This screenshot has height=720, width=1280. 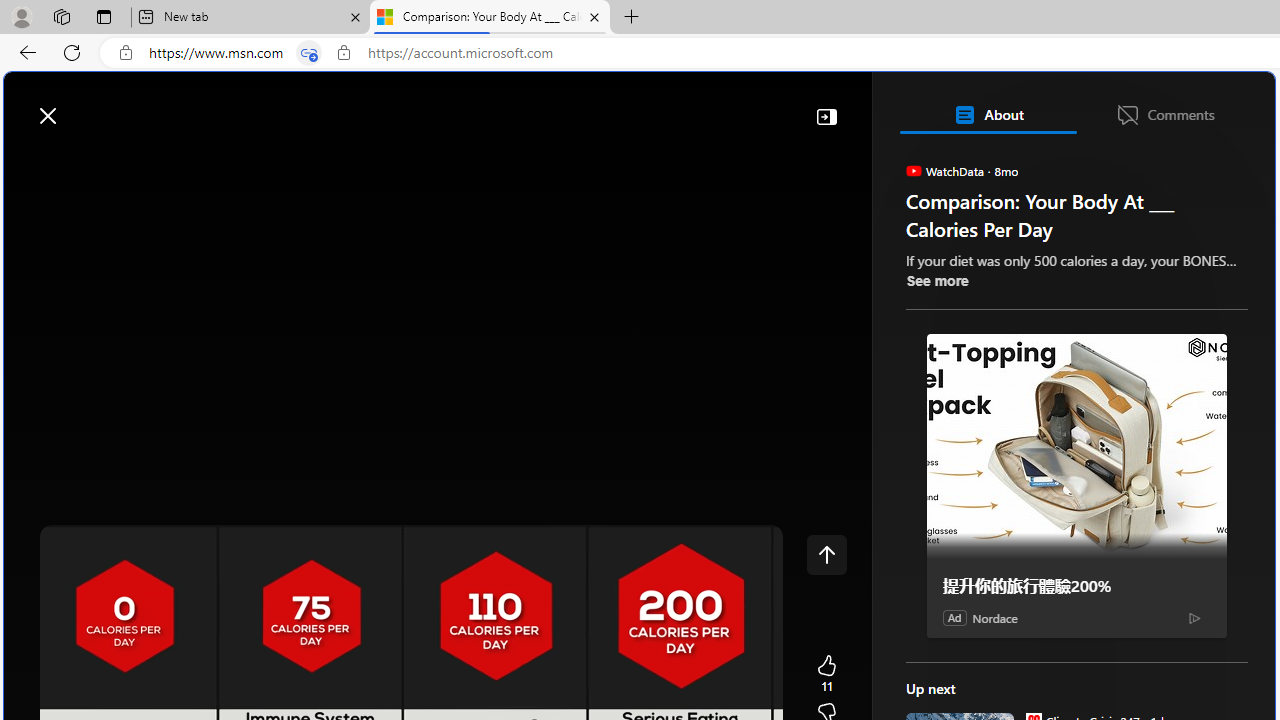 I want to click on 'Workspaces', so click(x=61, y=16).